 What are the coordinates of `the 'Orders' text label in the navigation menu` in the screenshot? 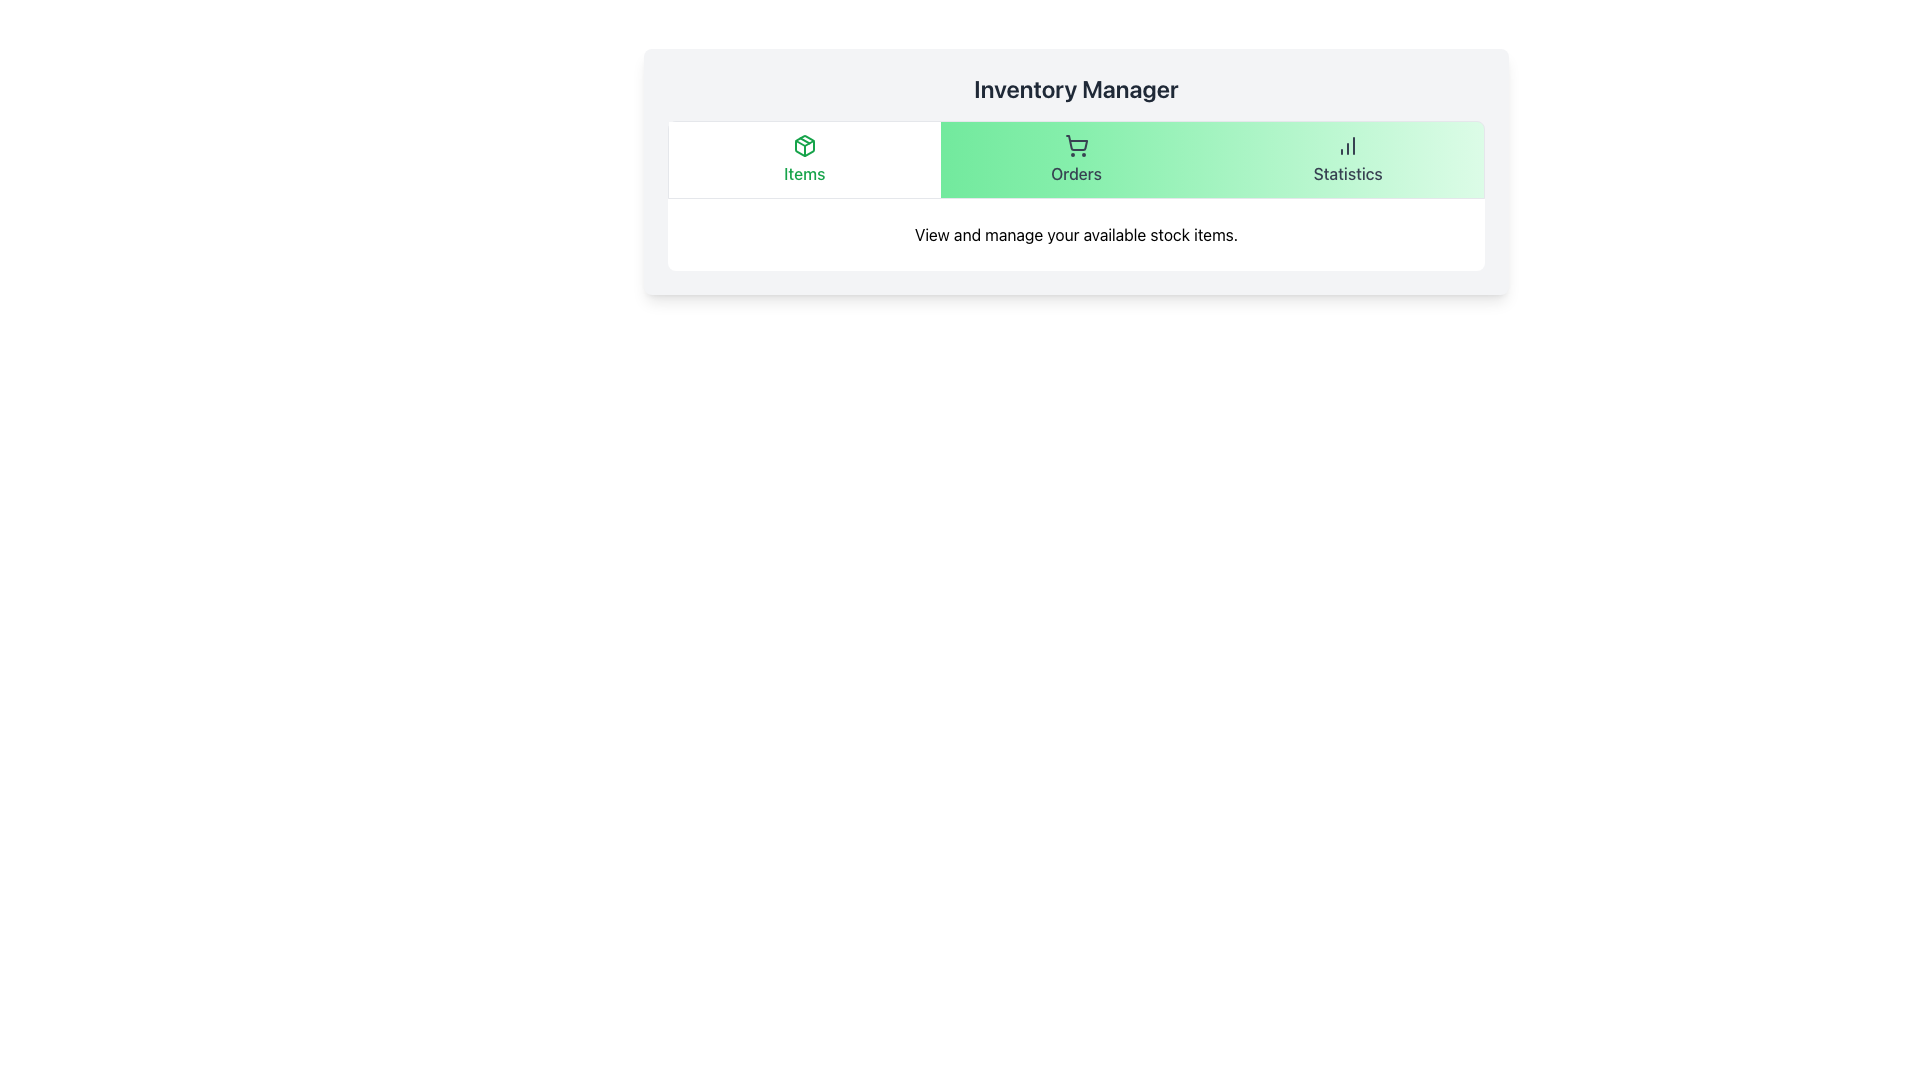 It's located at (1075, 172).